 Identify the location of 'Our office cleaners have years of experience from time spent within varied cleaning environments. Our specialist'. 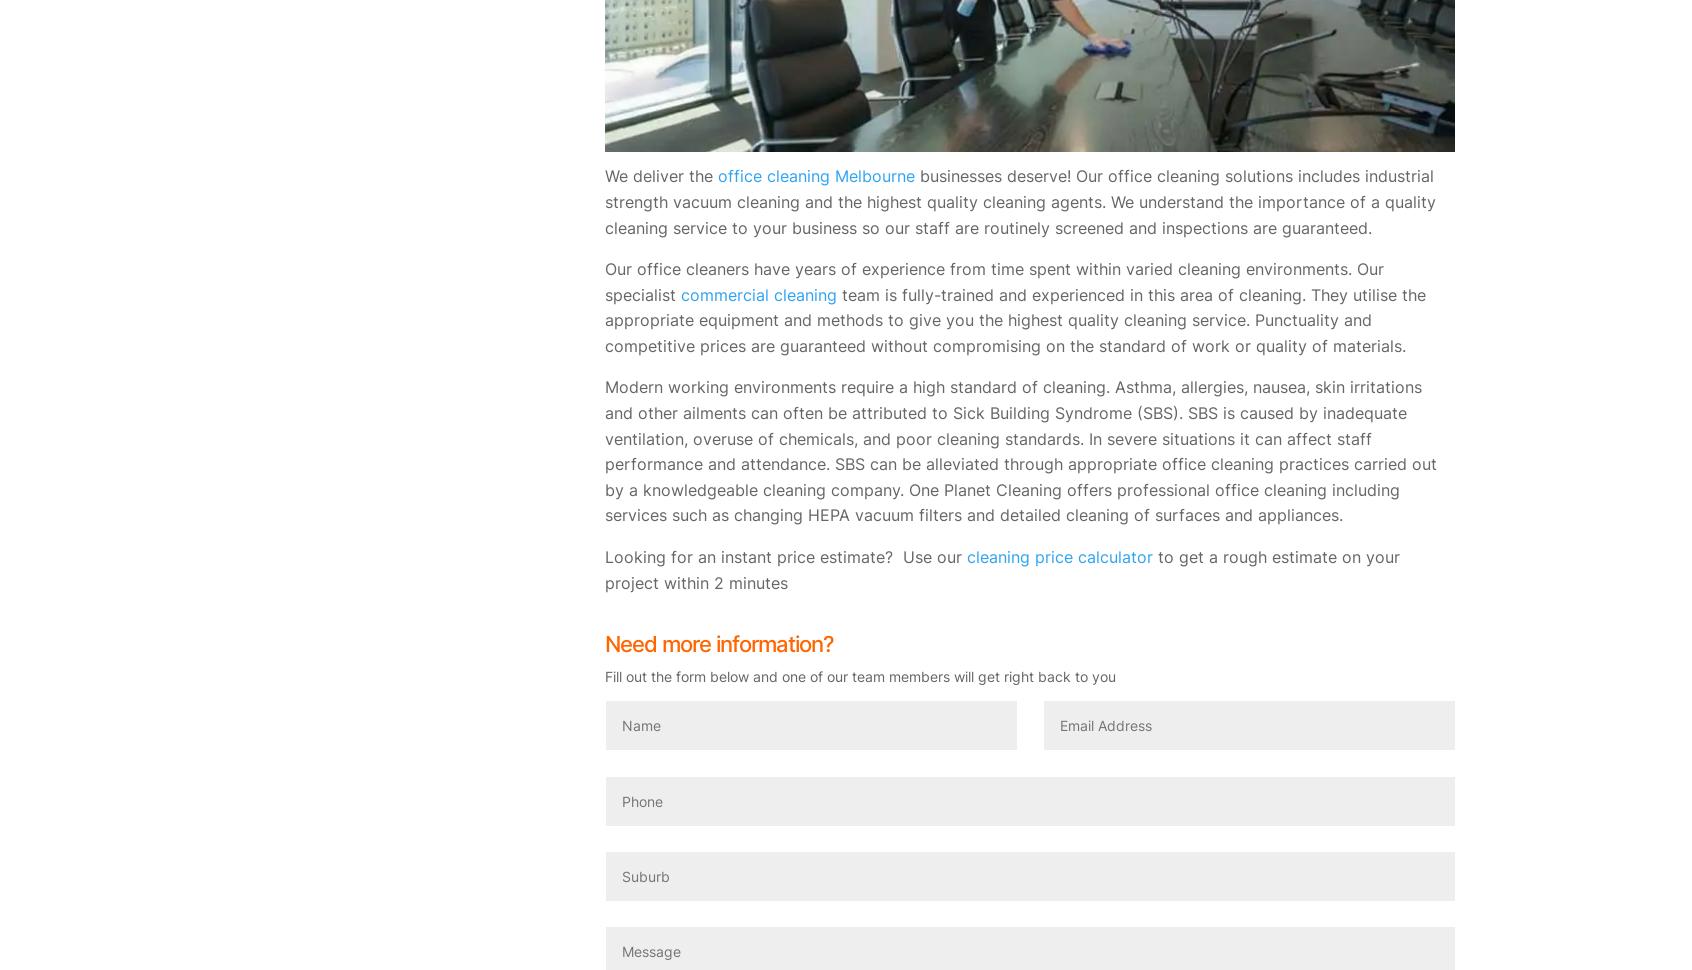
(993, 280).